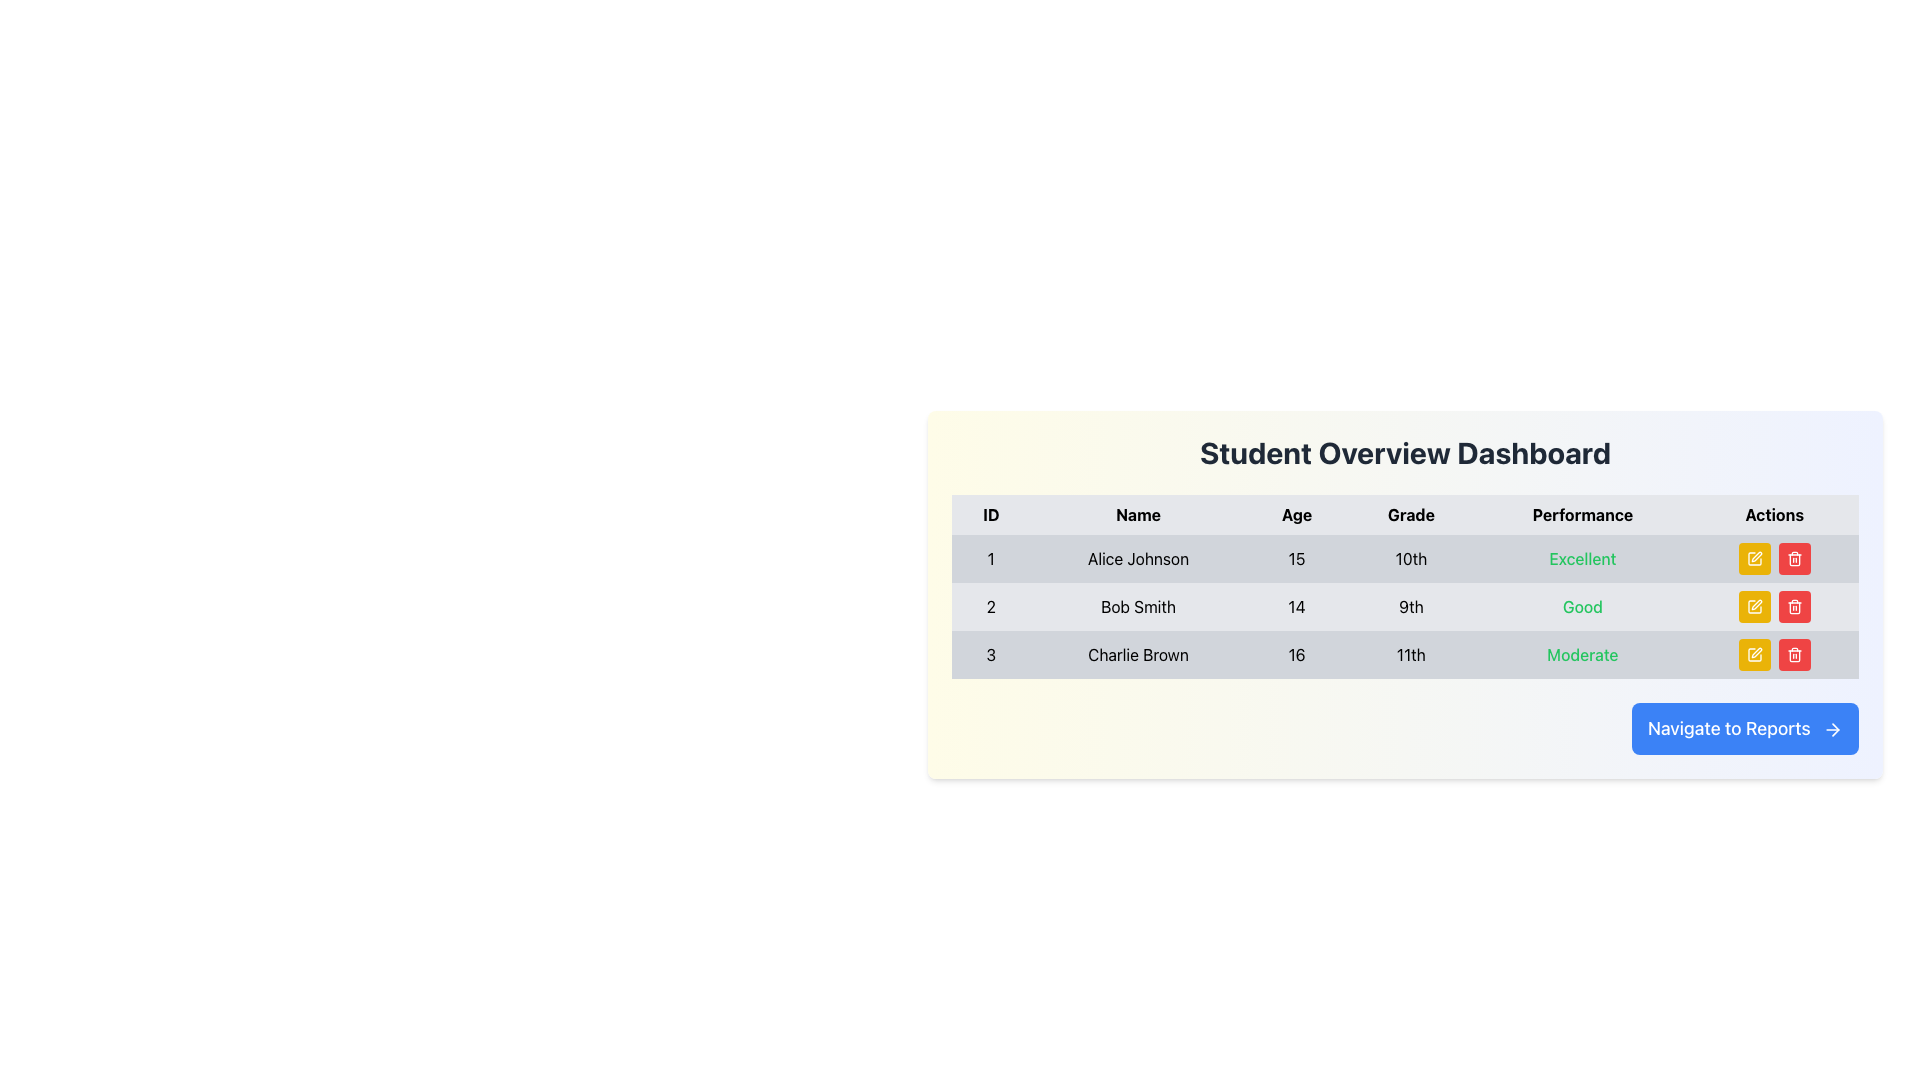  Describe the element at coordinates (1410, 559) in the screenshot. I see `the label displaying '10th' grade for the student 'Alice Johnson' in the table's 'Grade' column` at that location.